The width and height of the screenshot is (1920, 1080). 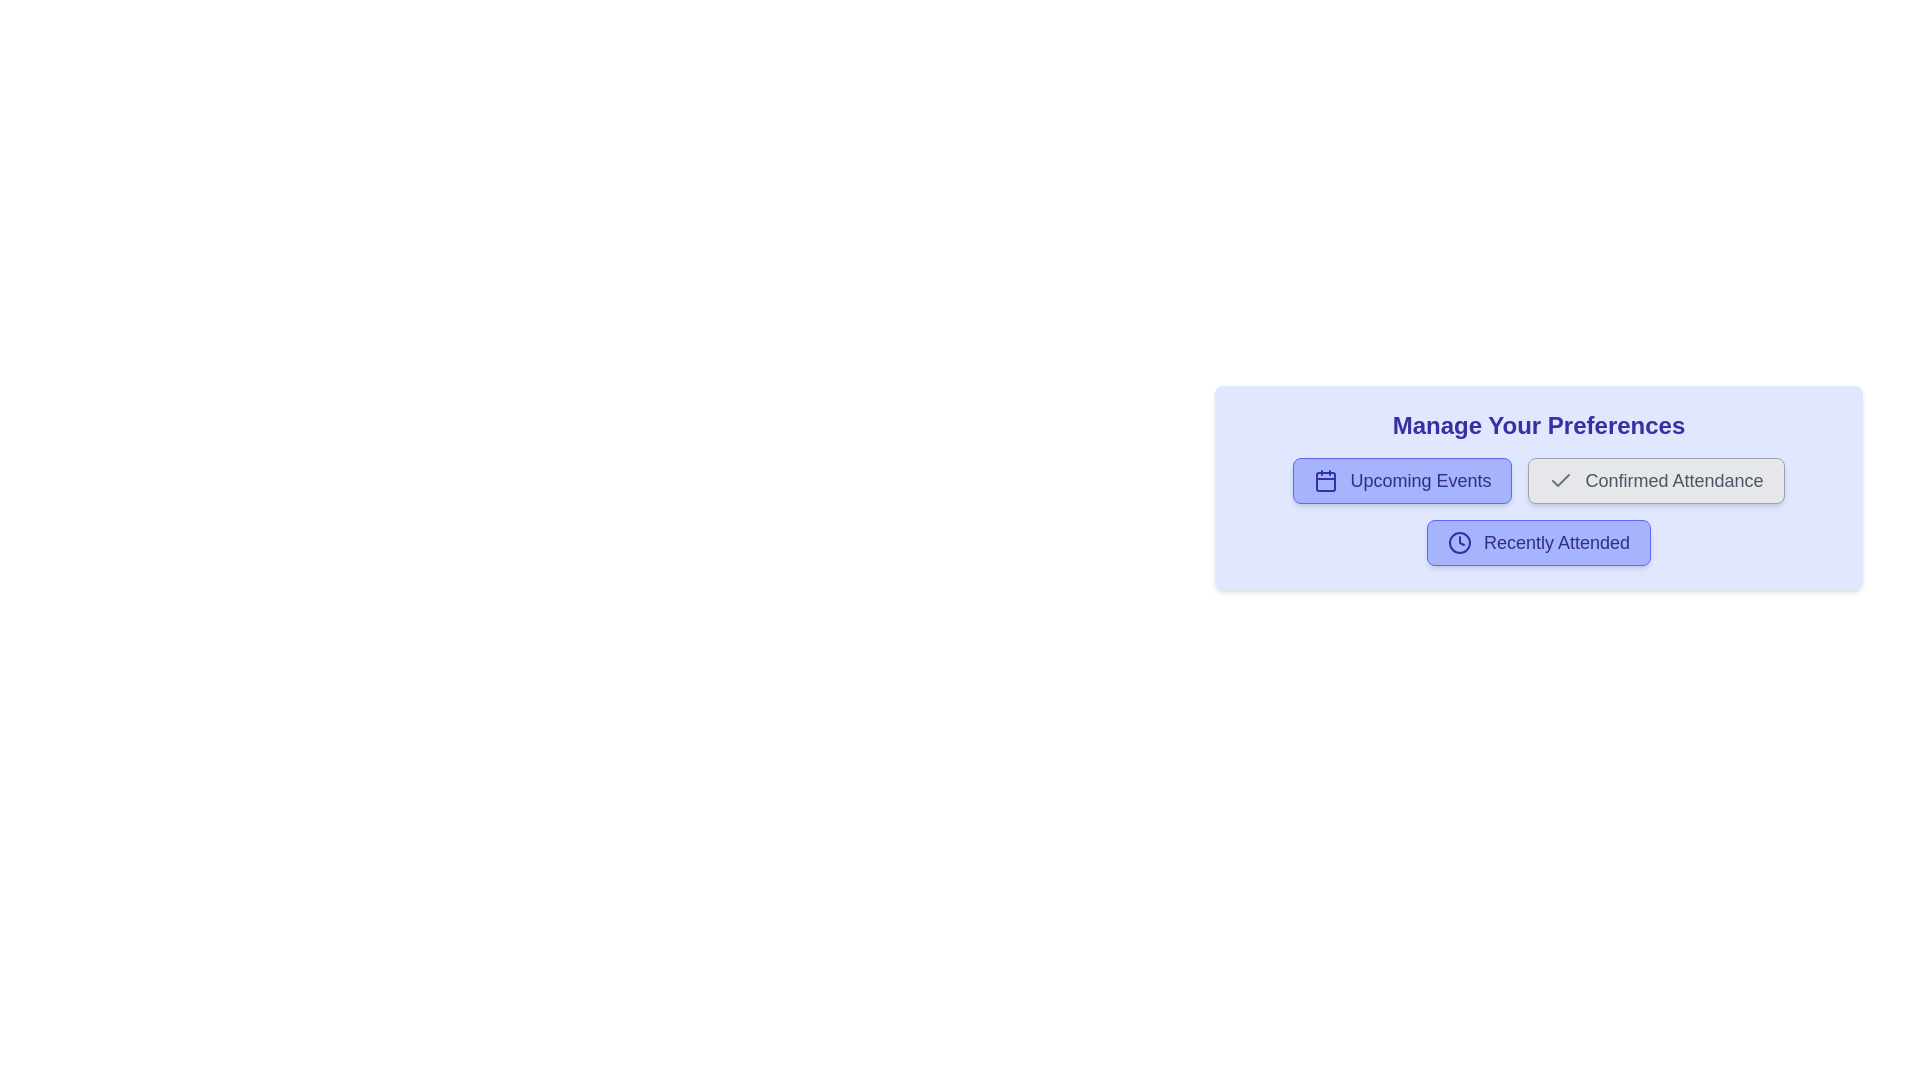 I want to click on the icon of the Confirmed Attendance button to toggle its state, so click(x=1560, y=481).